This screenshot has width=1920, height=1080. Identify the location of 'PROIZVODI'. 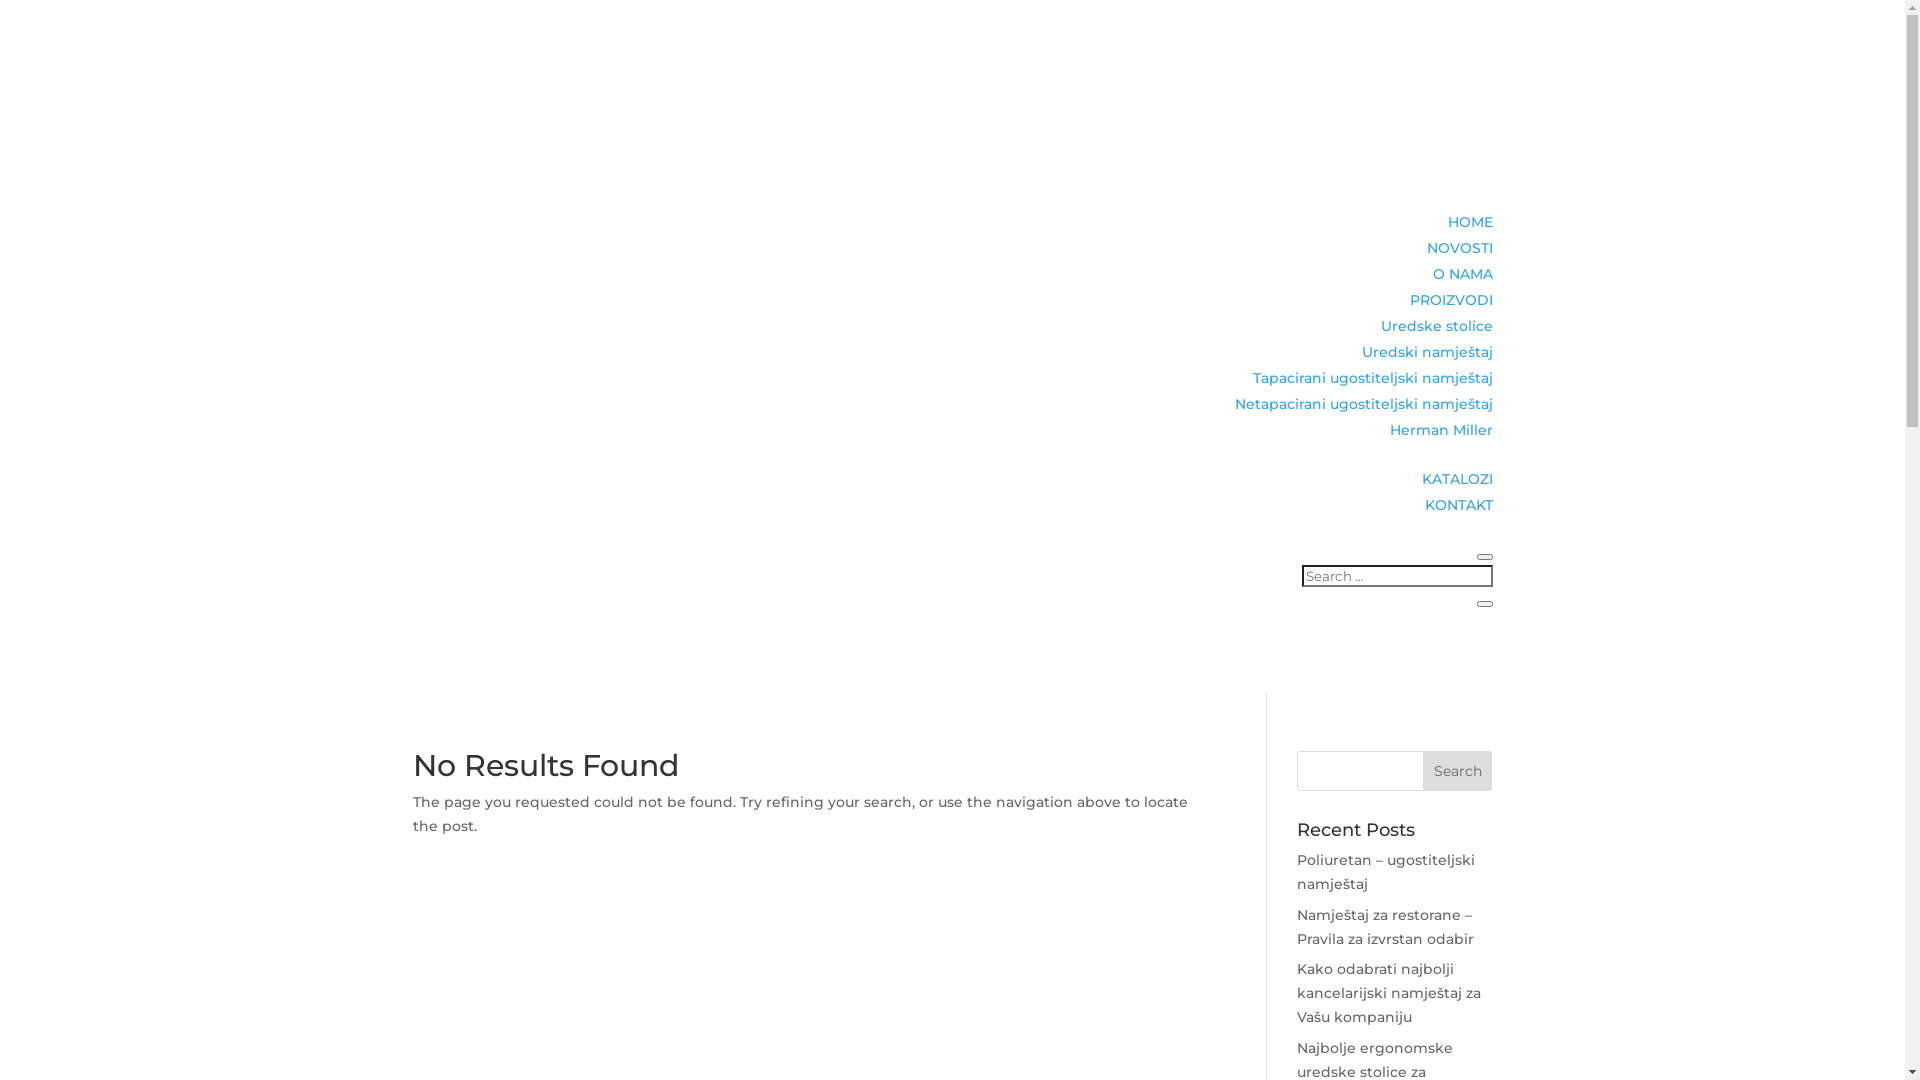
(1451, 300).